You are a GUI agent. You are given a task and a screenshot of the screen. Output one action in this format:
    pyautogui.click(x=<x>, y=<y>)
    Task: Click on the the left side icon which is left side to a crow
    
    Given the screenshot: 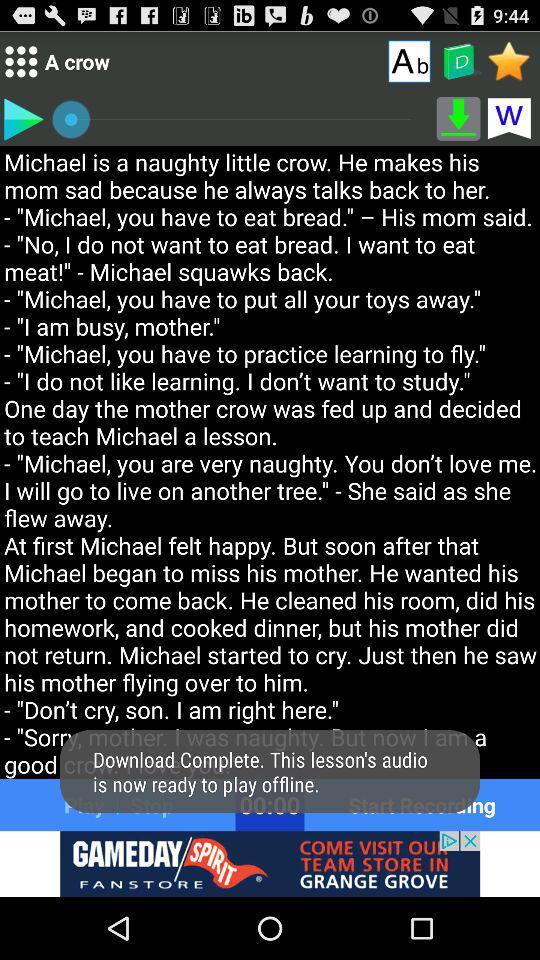 What is the action you would take?
    pyautogui.click(x=20, y=61)
    